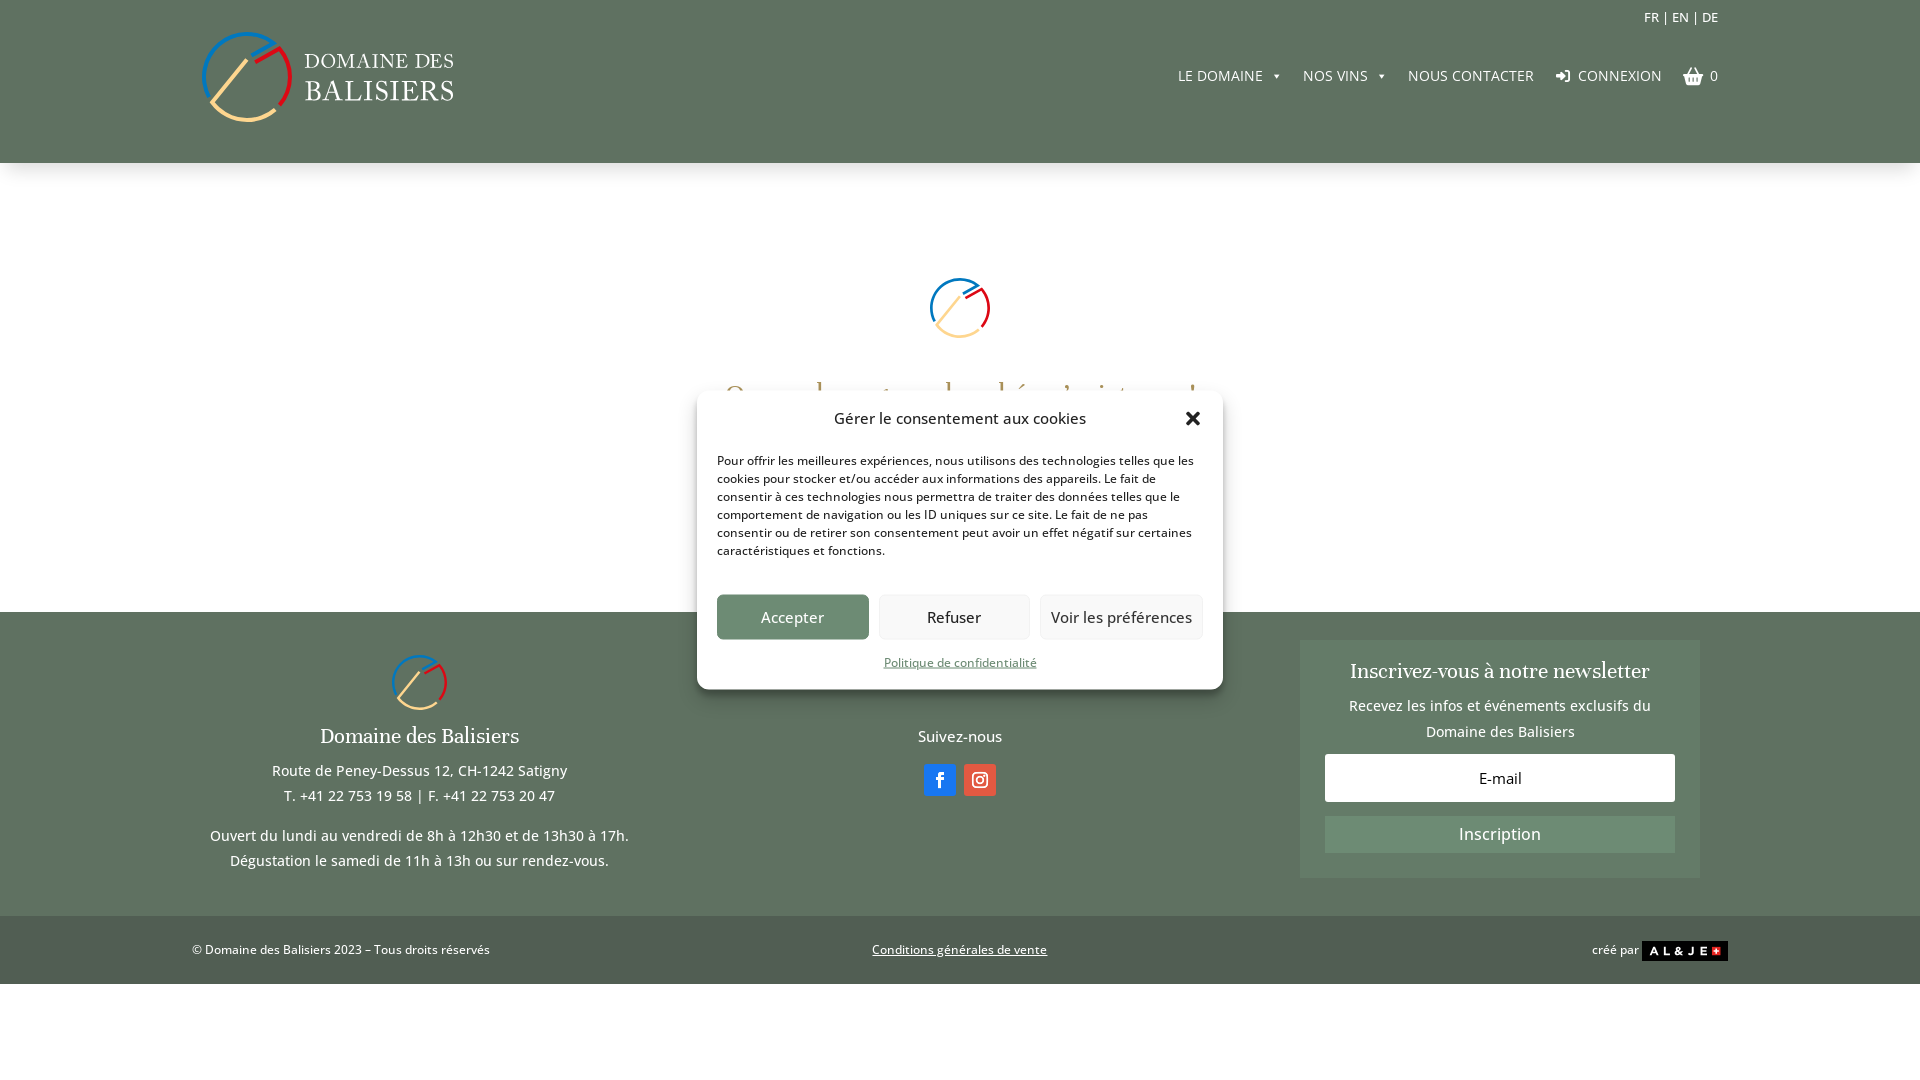 The width and height of the screenshot is (1920, 1080). I want to click on 'NOS VINS', so click(1345, 73).